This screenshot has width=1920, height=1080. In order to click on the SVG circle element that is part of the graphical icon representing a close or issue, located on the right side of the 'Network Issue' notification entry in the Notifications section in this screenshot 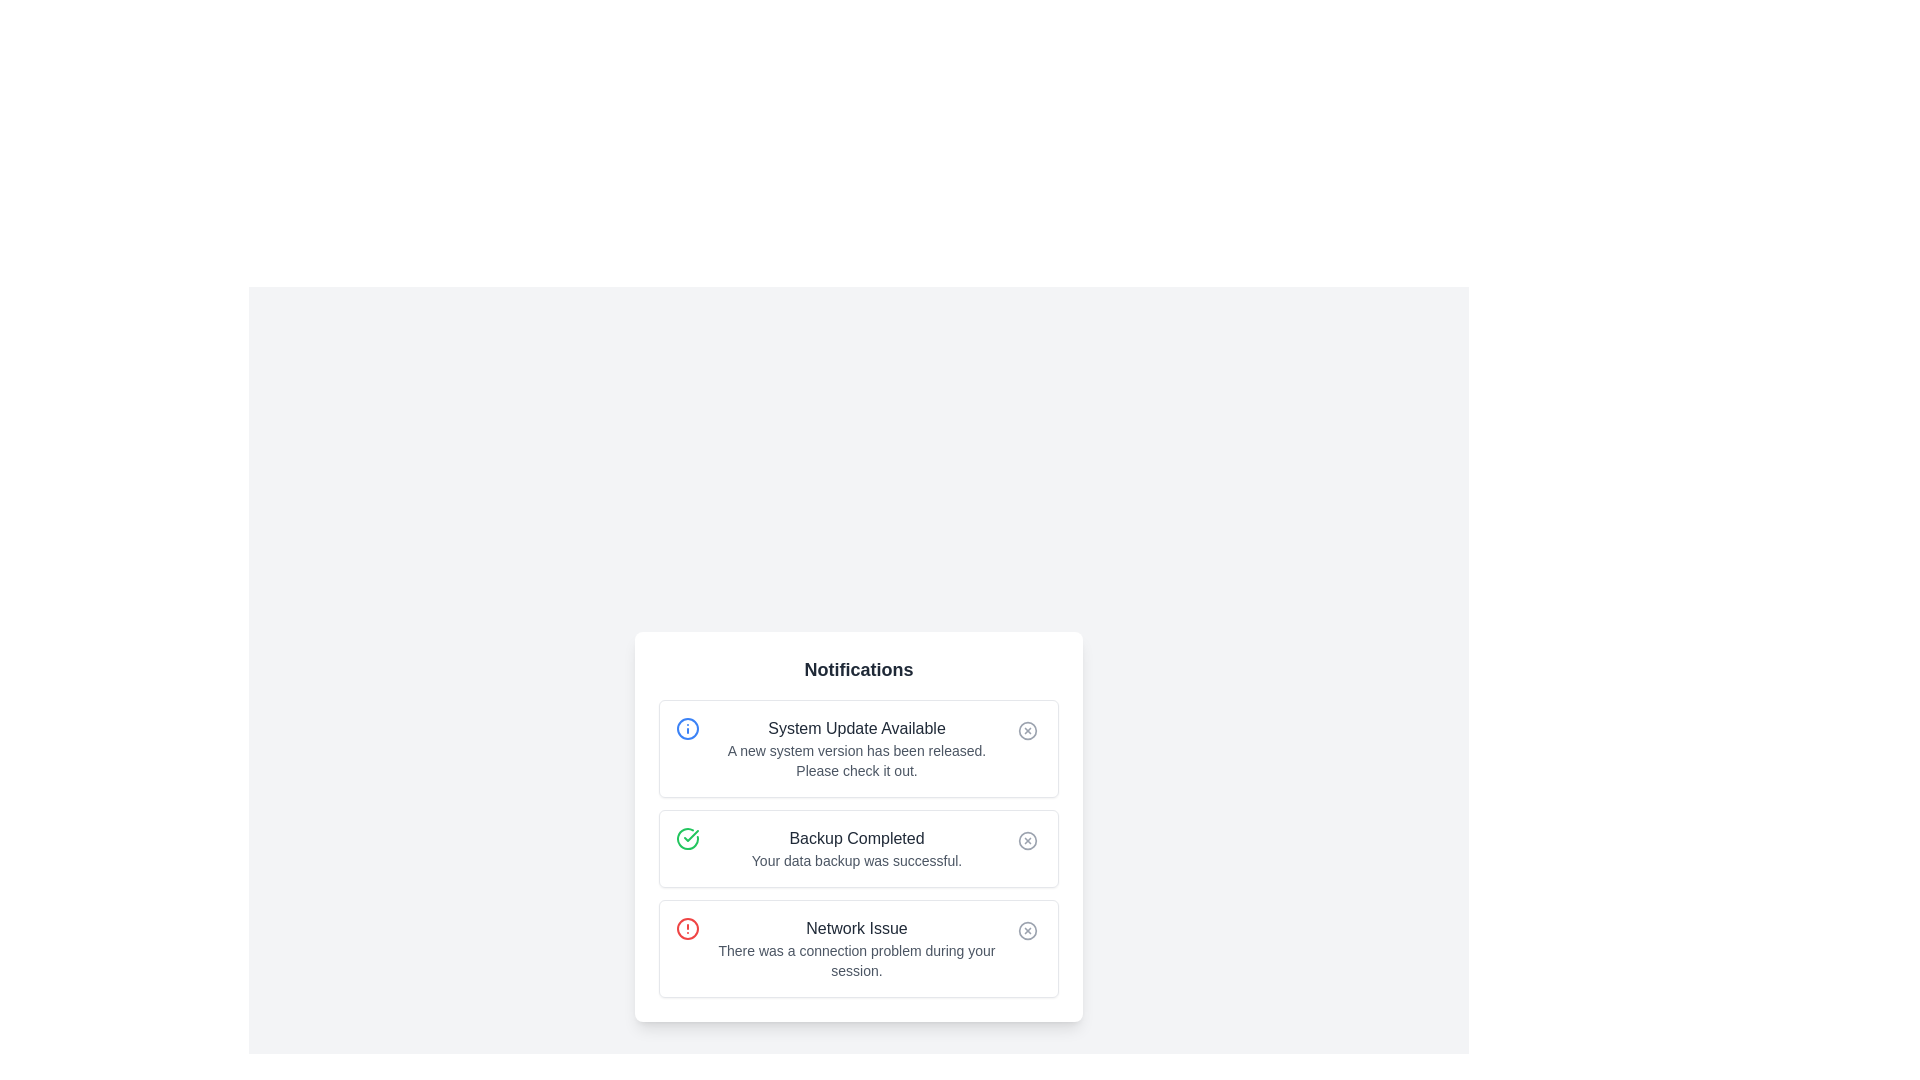, I will do `click(1027, 930)`.